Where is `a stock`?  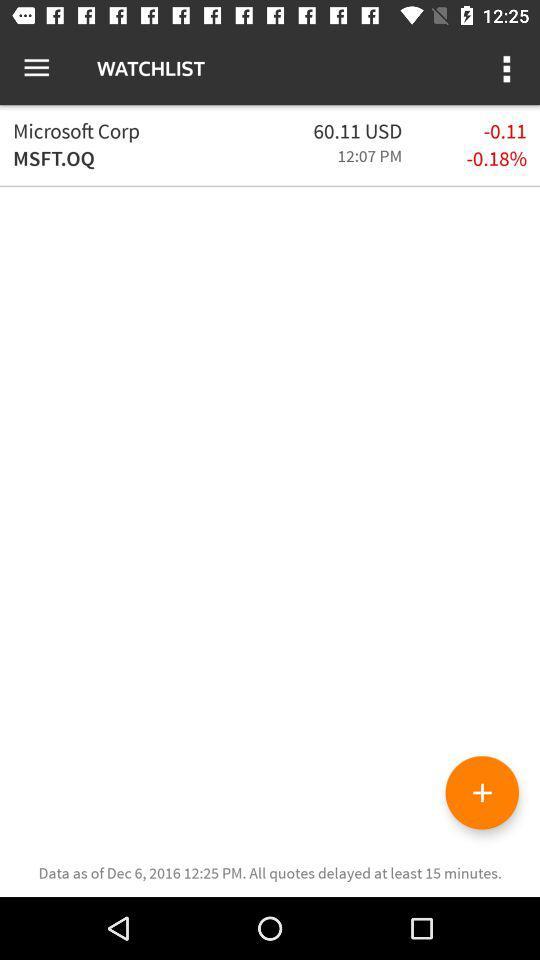 a stock is located at coordinates (481, 792).